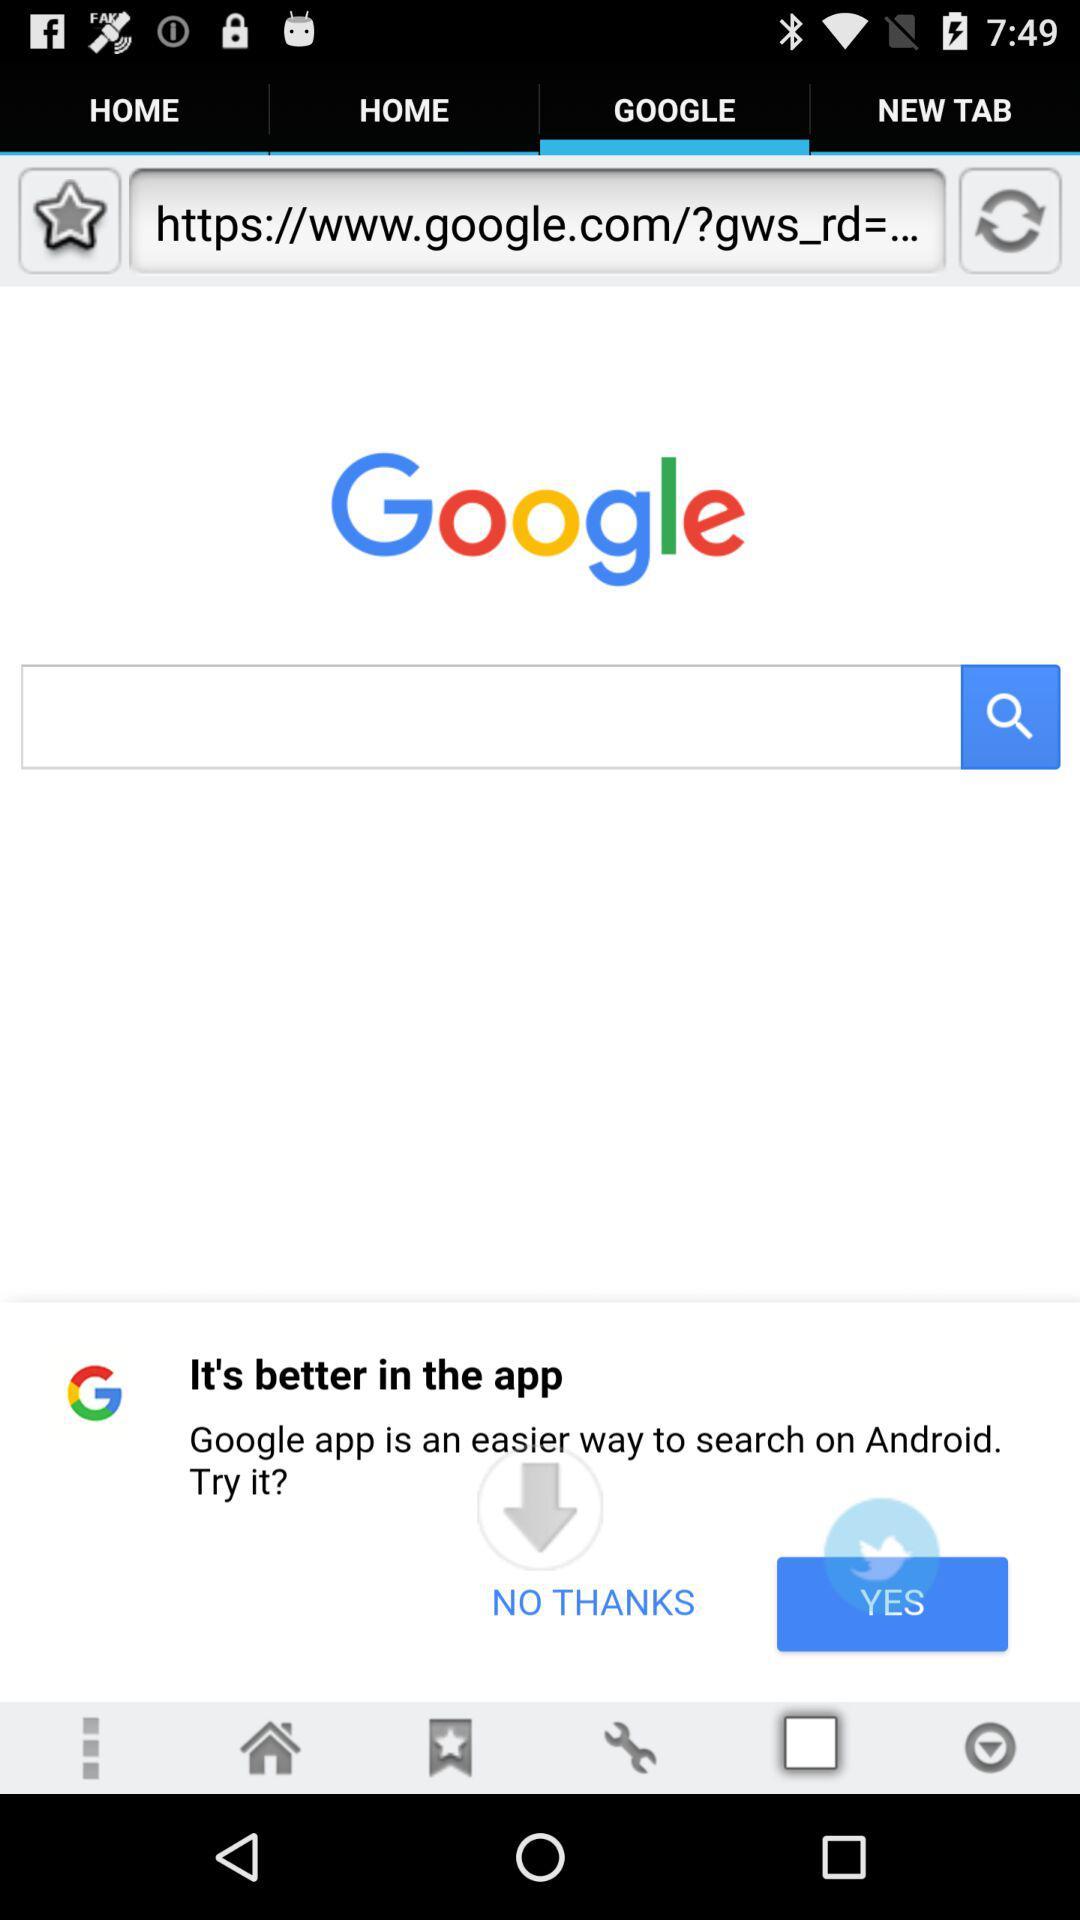 Image resolution: width=1080 pixels, height=1920 pixels. Describe the element at coordinates (88, 1746) in the screenshot. I see `drop down main menu` at that location.